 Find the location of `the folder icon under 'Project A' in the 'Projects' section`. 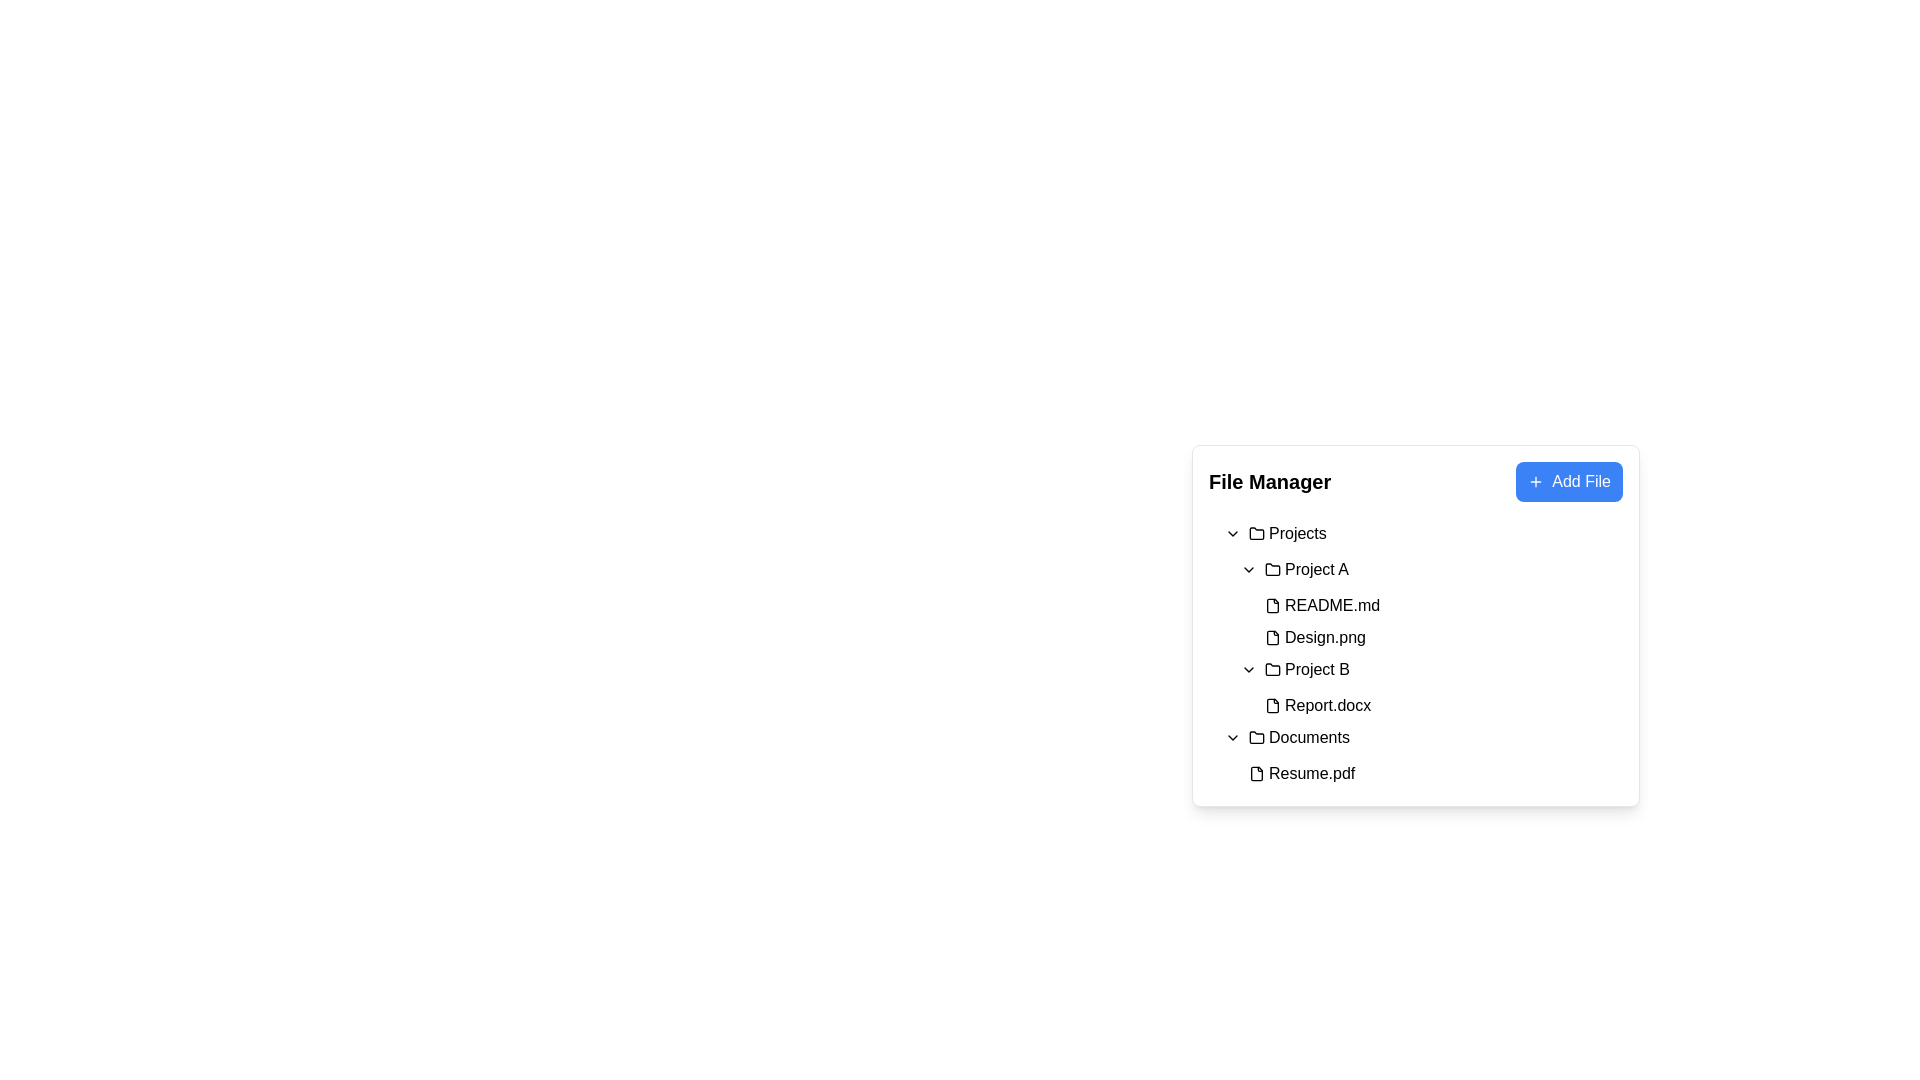

the folder icon under 'Project A' in the 'Projects' section is located at coordinates (1271, 570).